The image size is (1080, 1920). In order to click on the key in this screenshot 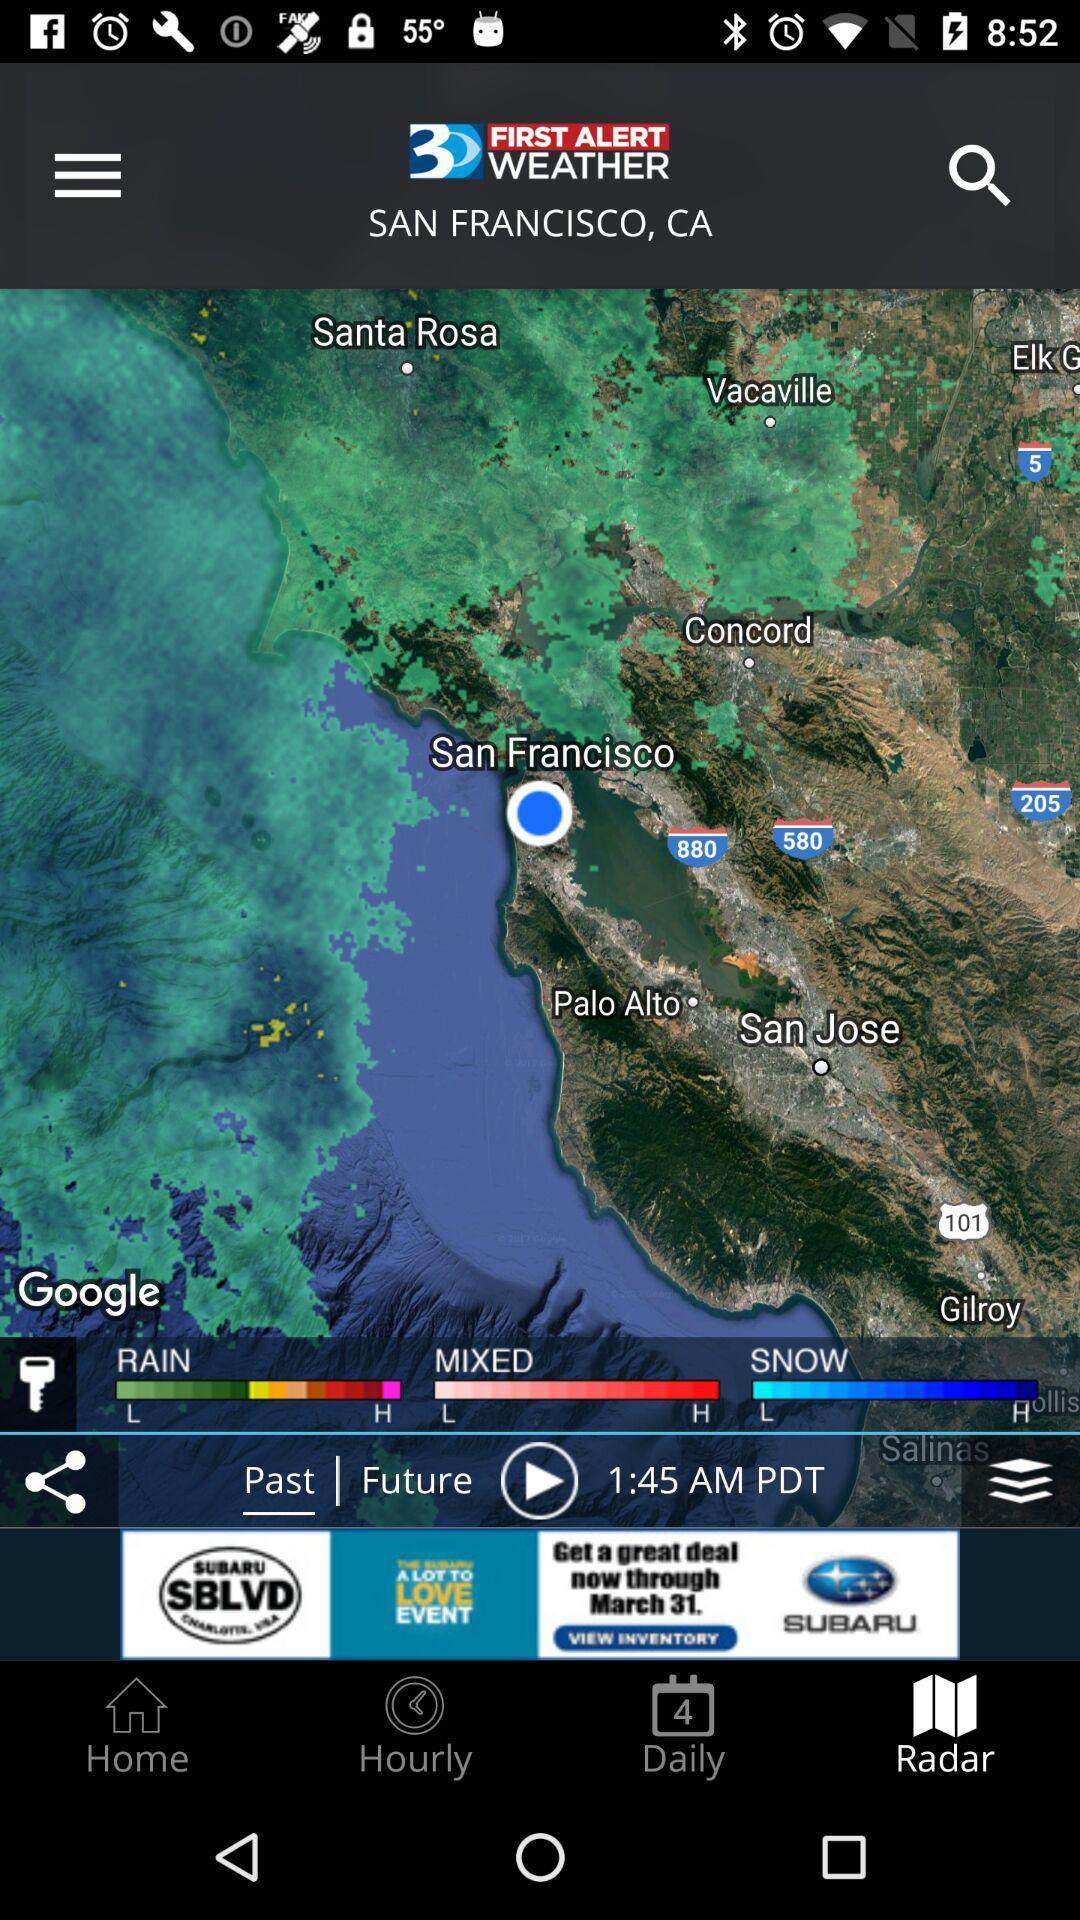, I will do `click(38, 1383)`.